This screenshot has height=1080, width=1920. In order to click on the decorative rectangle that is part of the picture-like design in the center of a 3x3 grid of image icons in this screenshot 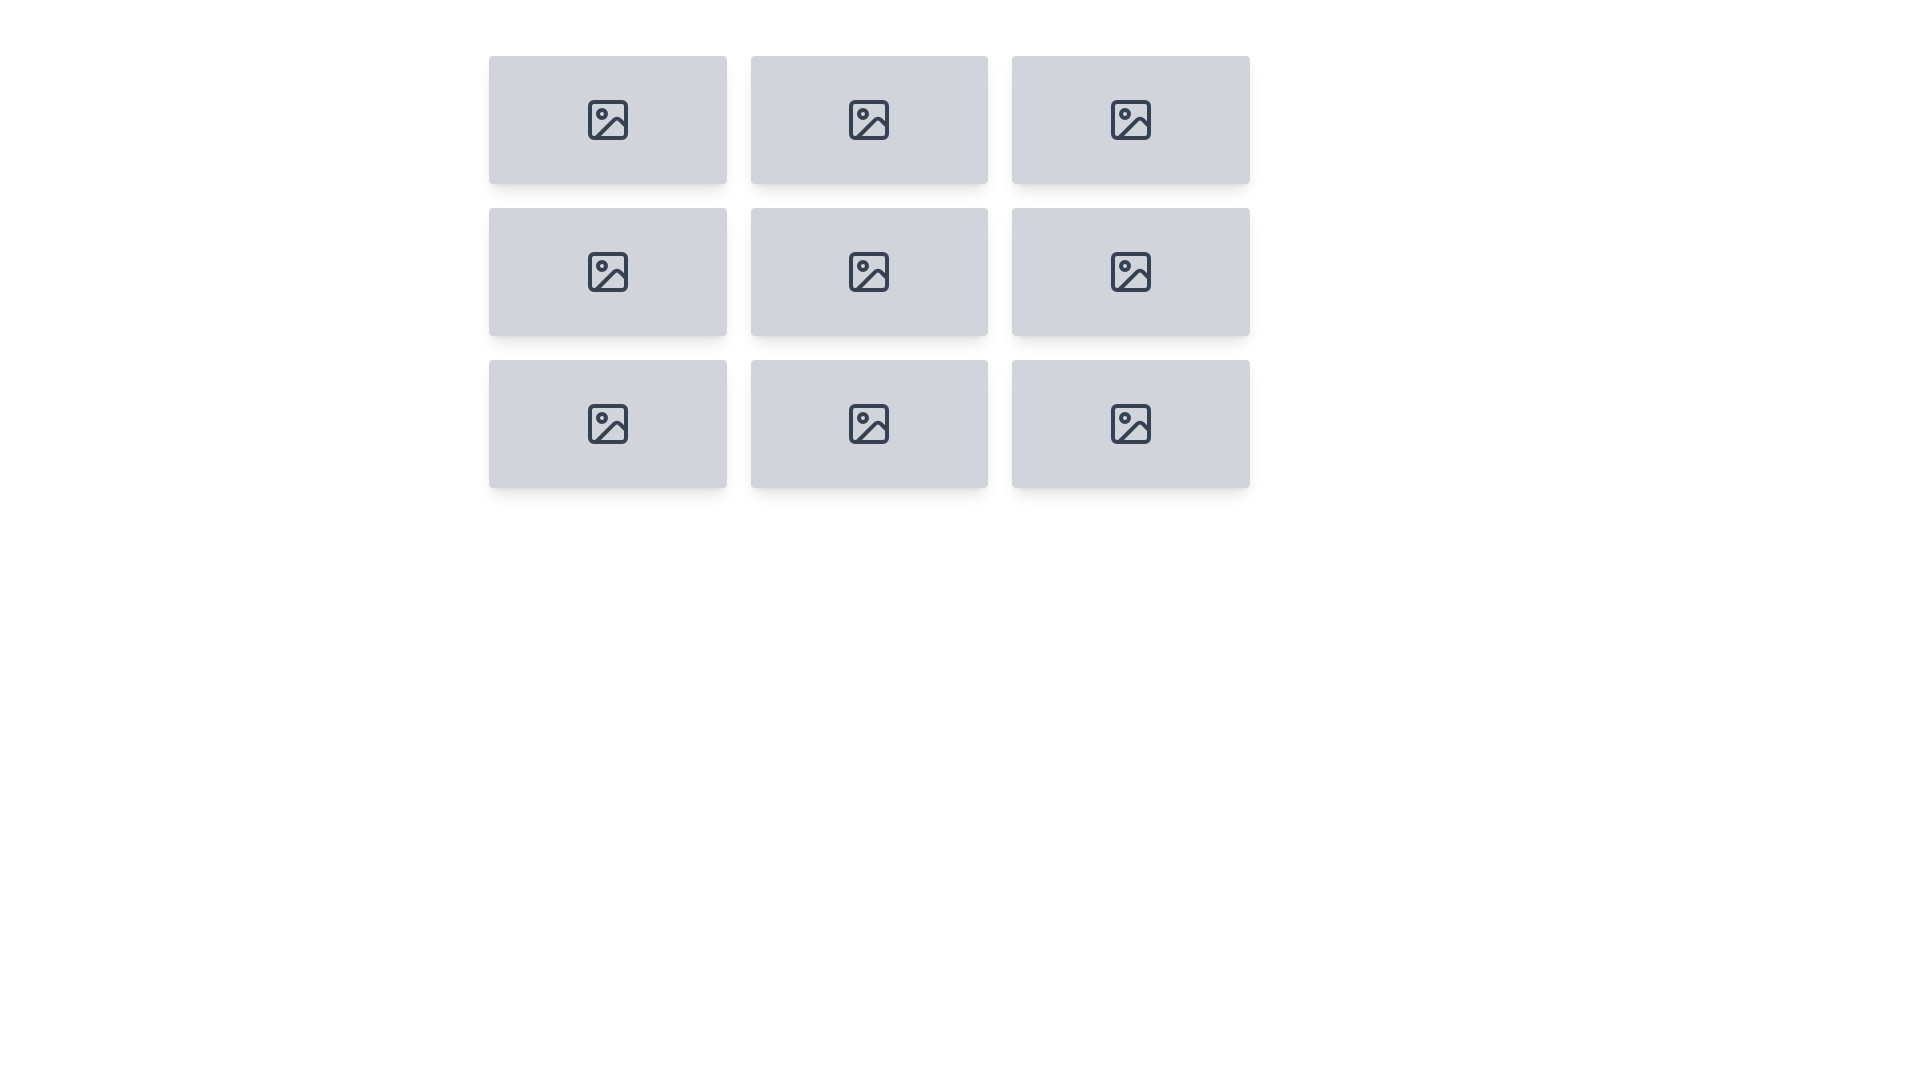, I will do `click(869, 272)`.